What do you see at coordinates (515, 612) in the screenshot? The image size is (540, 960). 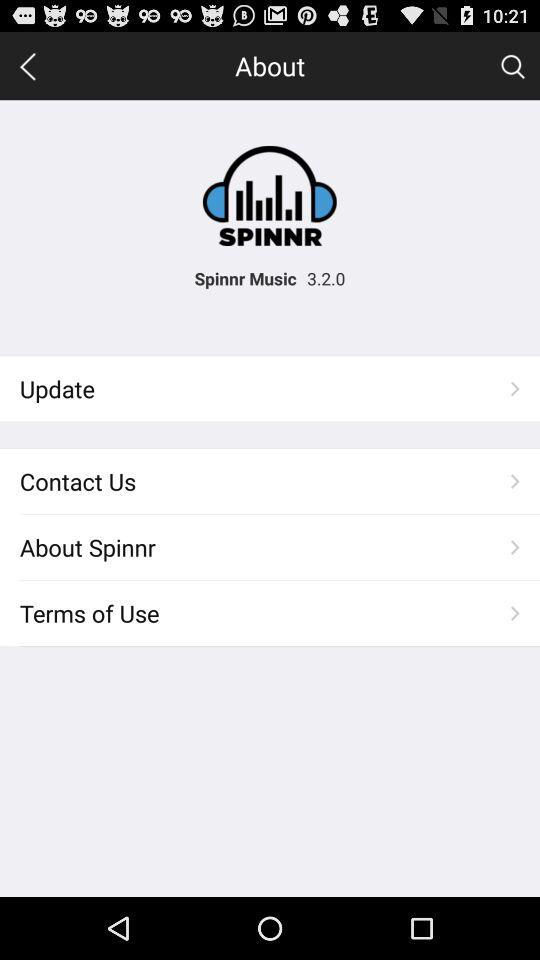 I see `the arrow beside terms of use` at bounding box center [515, 612].